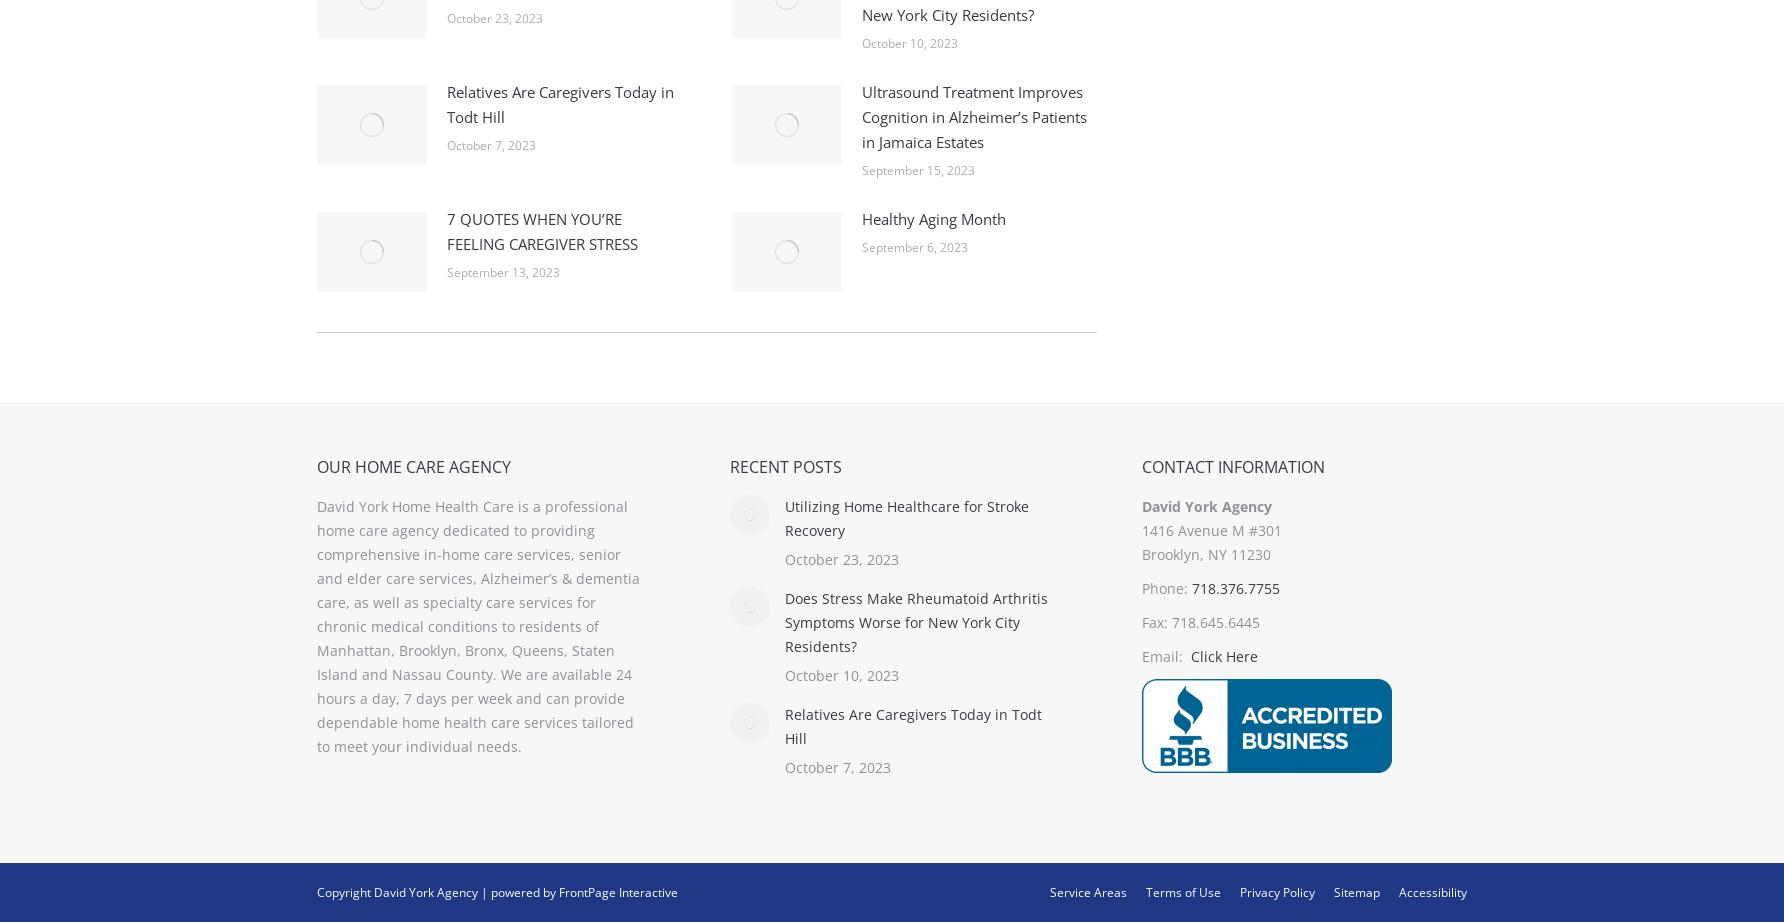  What do you see at coordinates (1399, 891) in the screenshot?
I see `'Accessibility'` at bounding box center [1399, 891].